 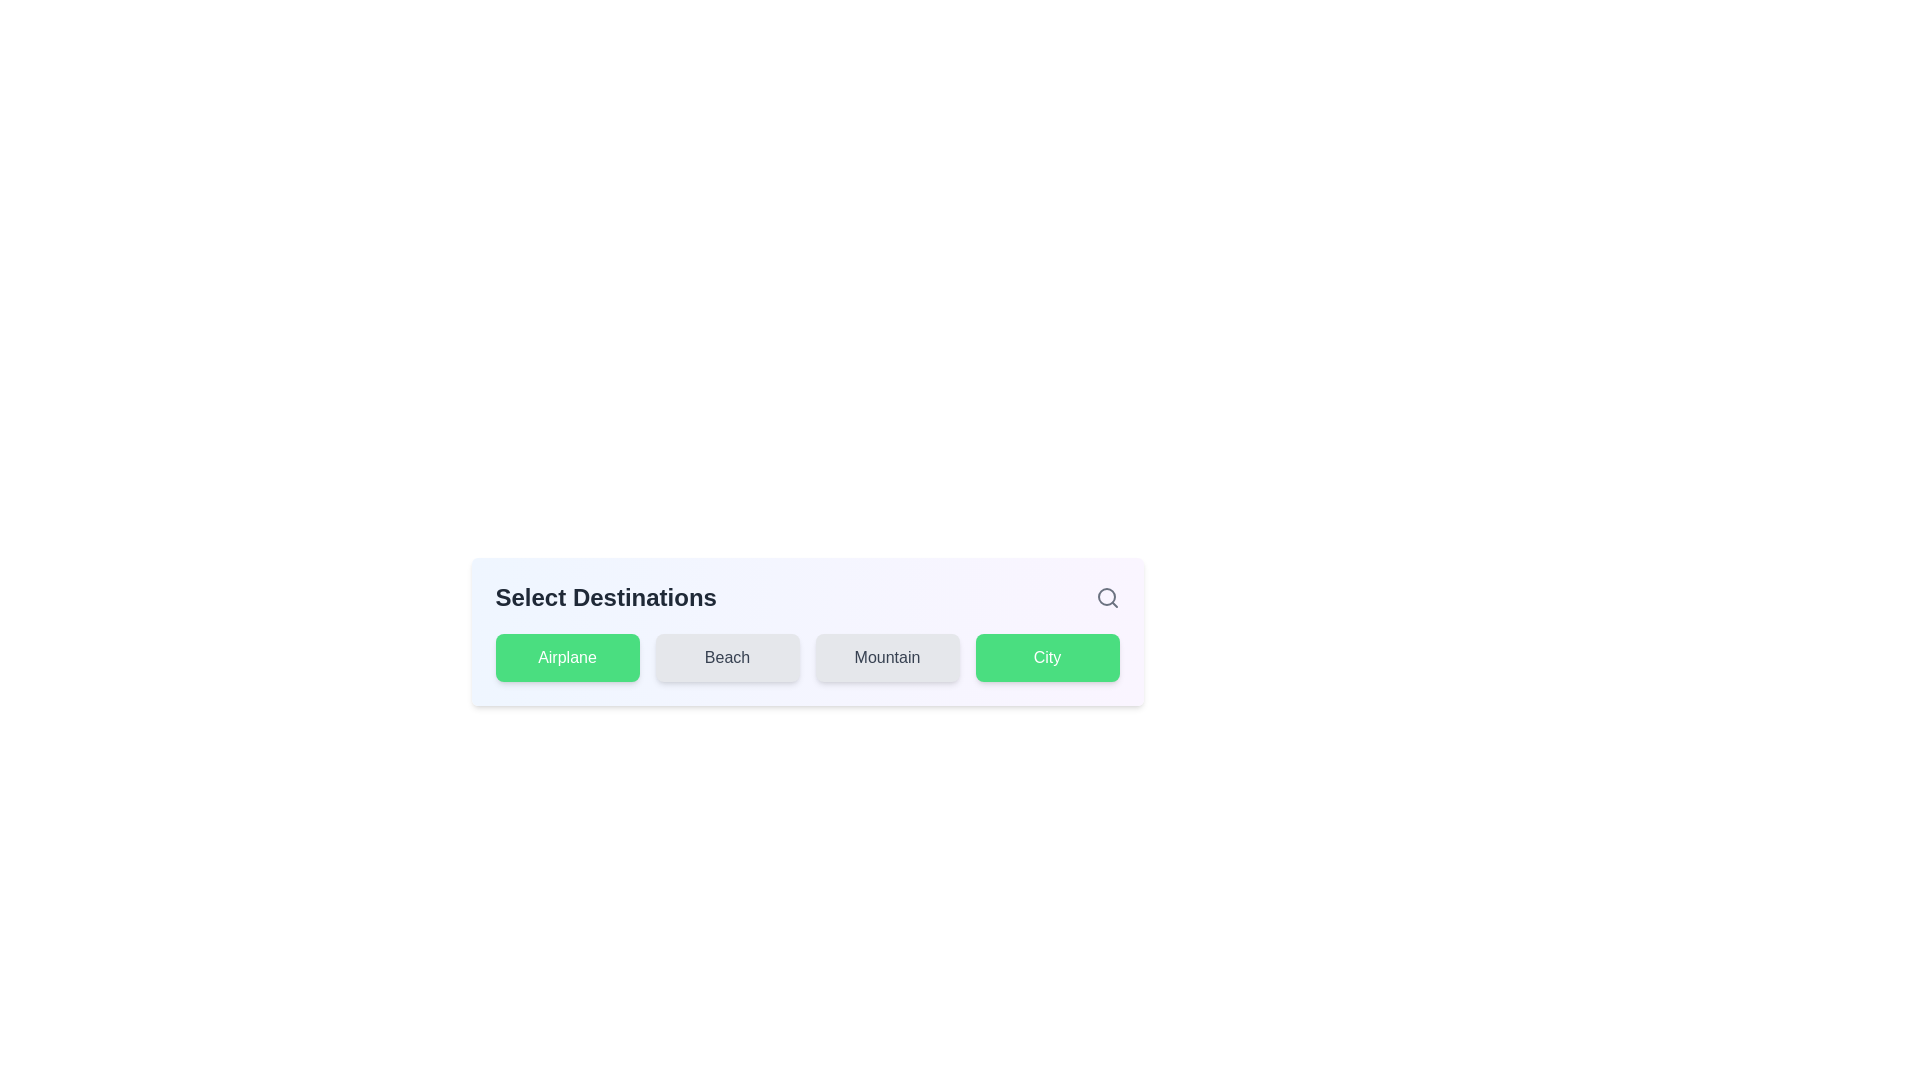 What do you see at coordinates (495, 582) in the screenshot?
I see `the text 'Select Destinations' in the title area` at bounding box center [495, 582].